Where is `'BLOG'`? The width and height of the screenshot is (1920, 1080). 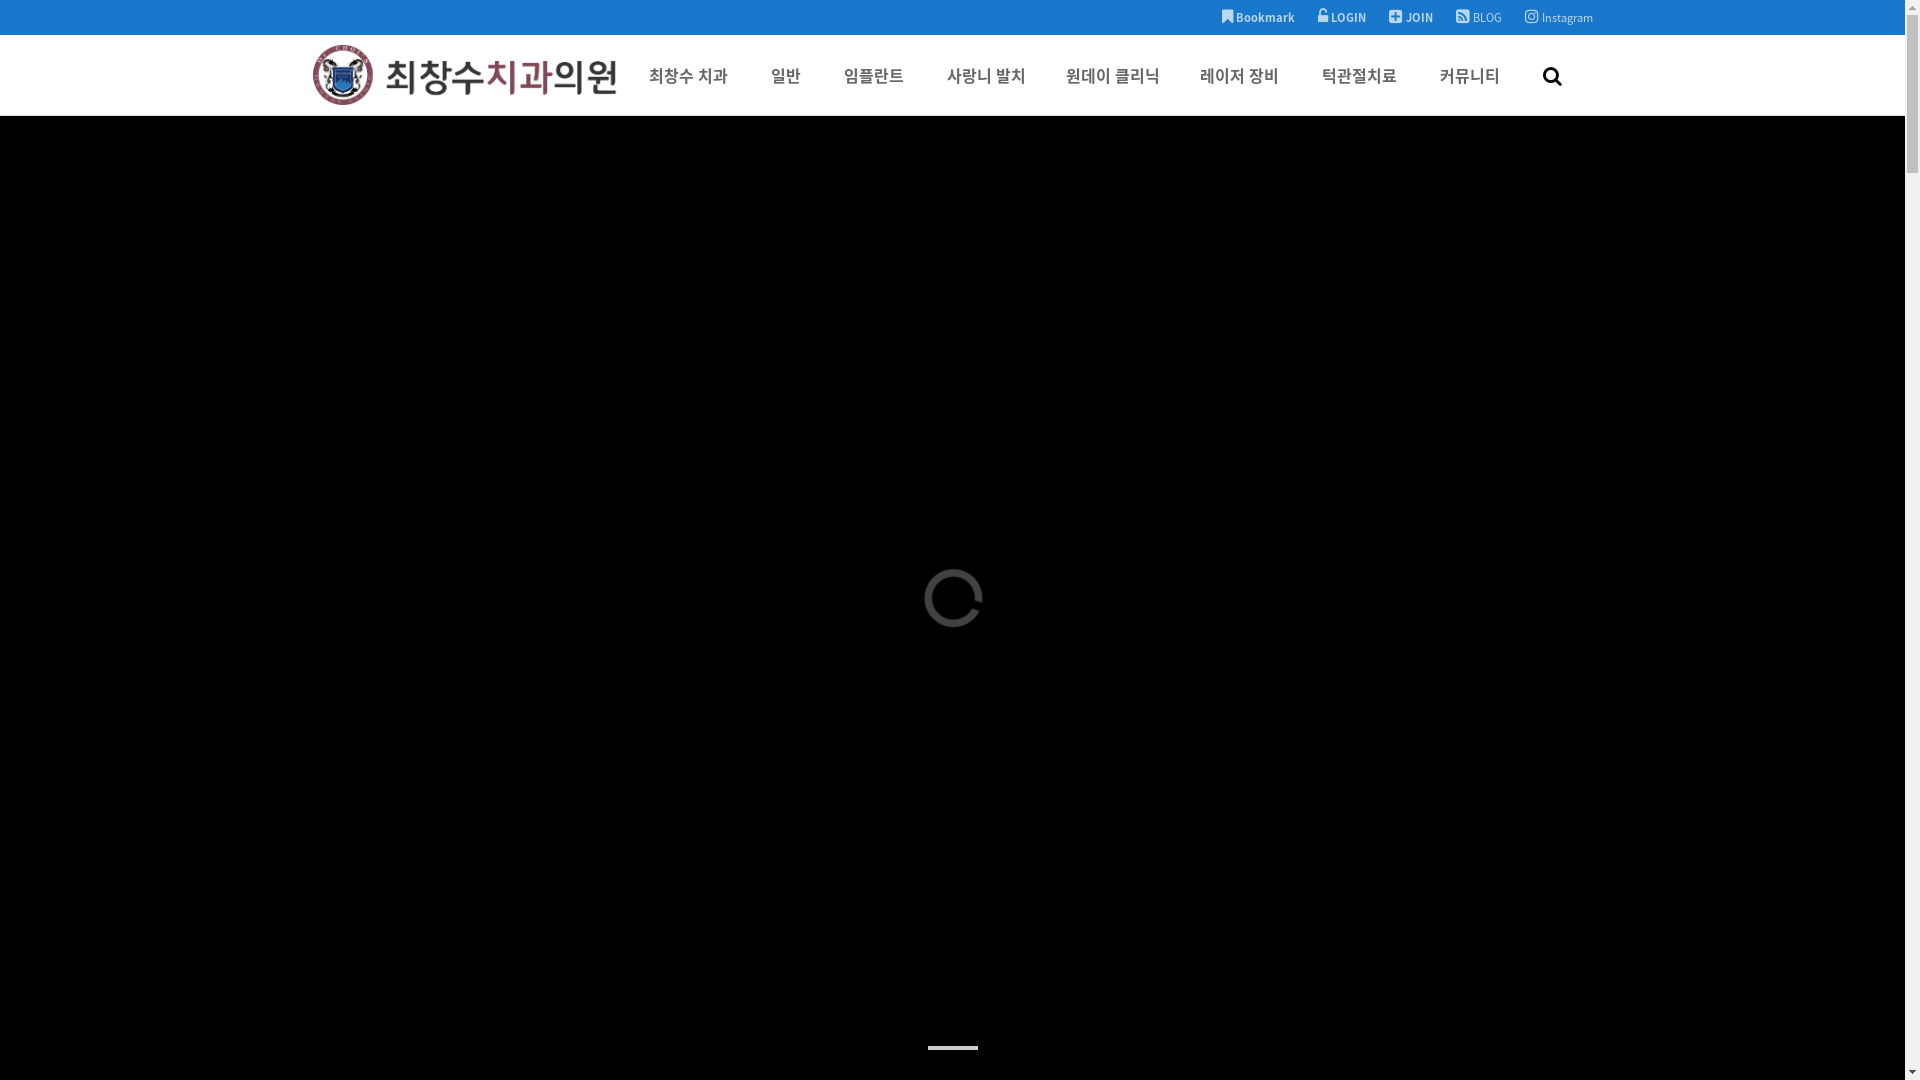
'BLOG' is located at coordinates (1478, 17).